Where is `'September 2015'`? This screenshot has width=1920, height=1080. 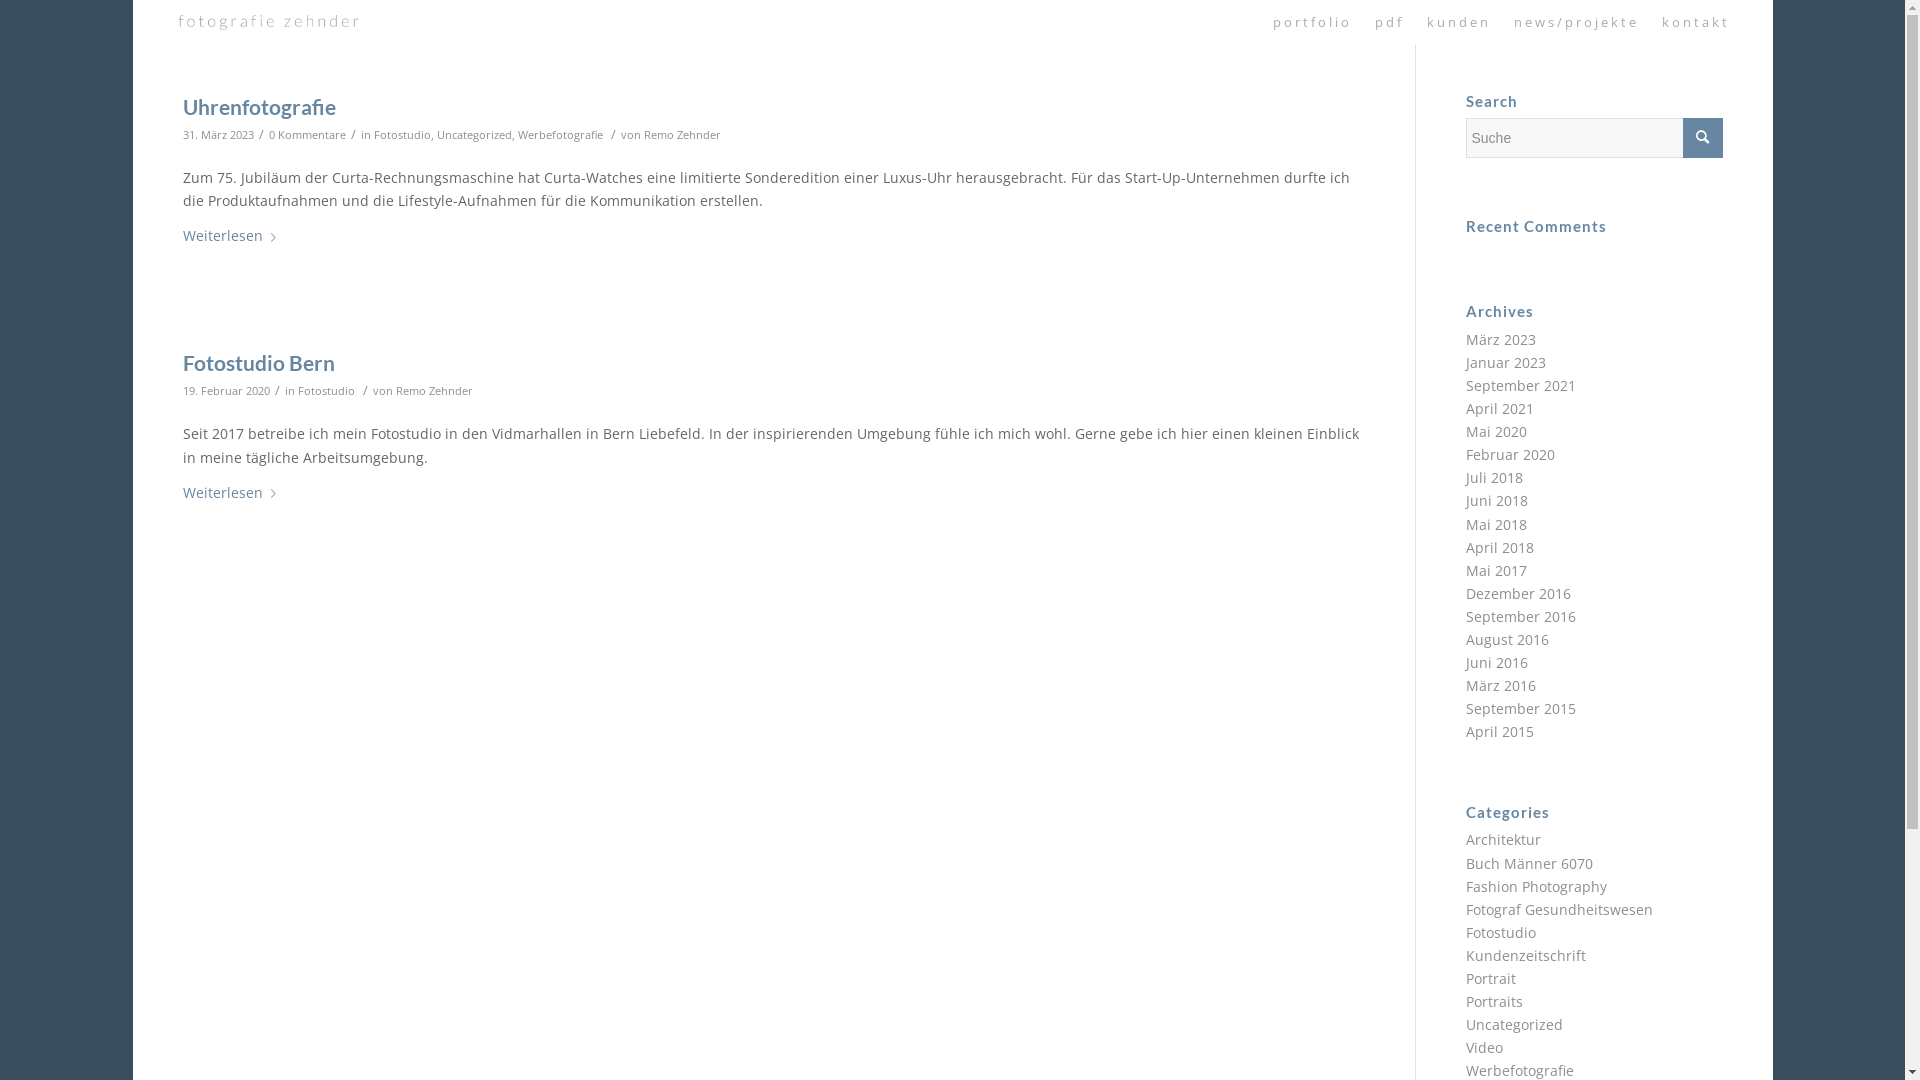 'September 2015' is located at coordinates (1520, 707).